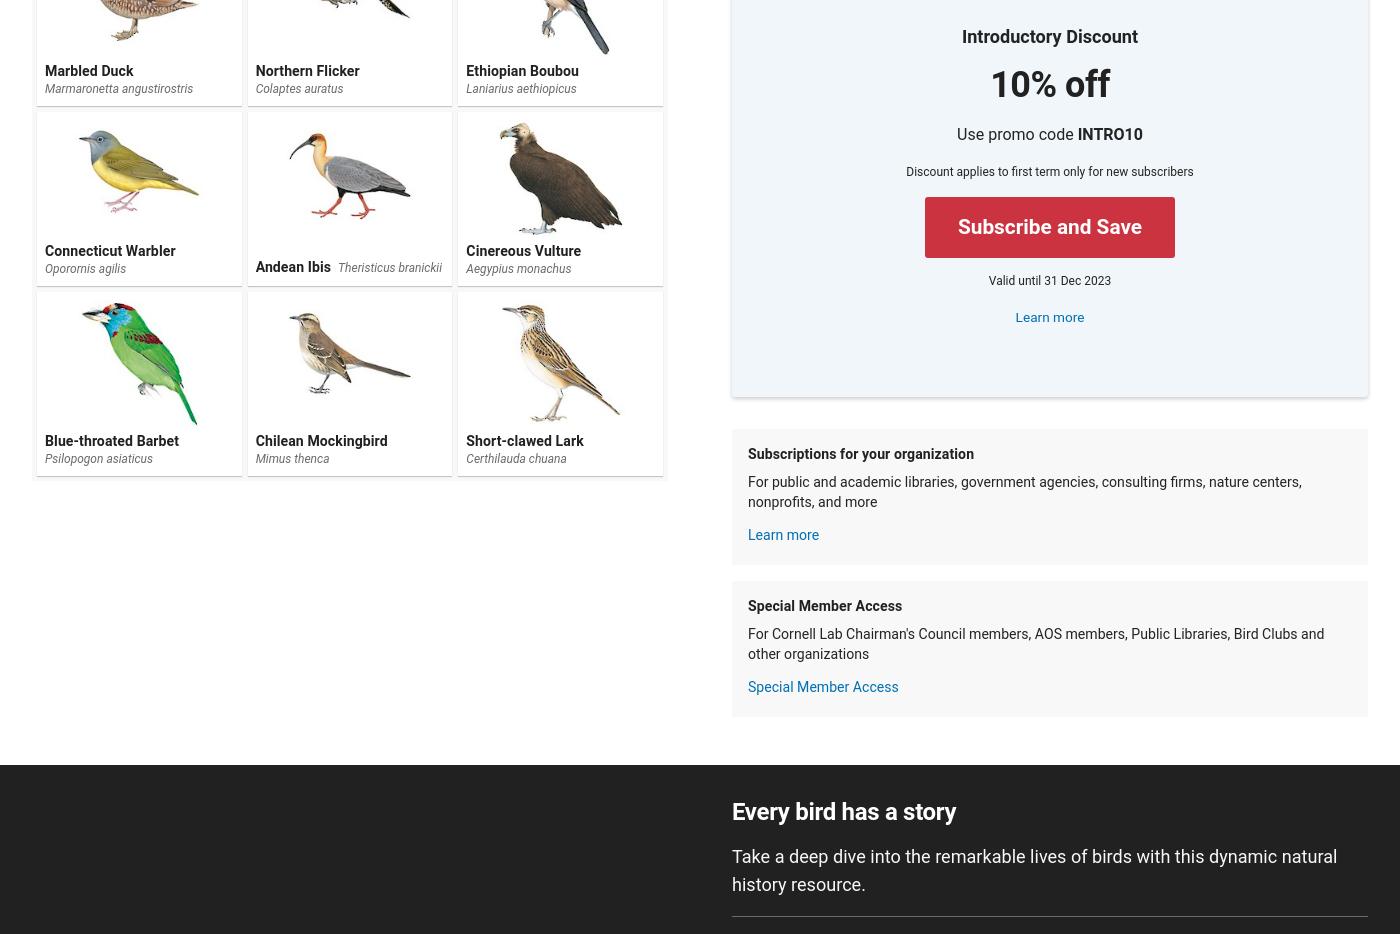  Describe the element at coordinates (112, 441) in the screenshot. I see `'Blue-throated Barbet'` at that location.